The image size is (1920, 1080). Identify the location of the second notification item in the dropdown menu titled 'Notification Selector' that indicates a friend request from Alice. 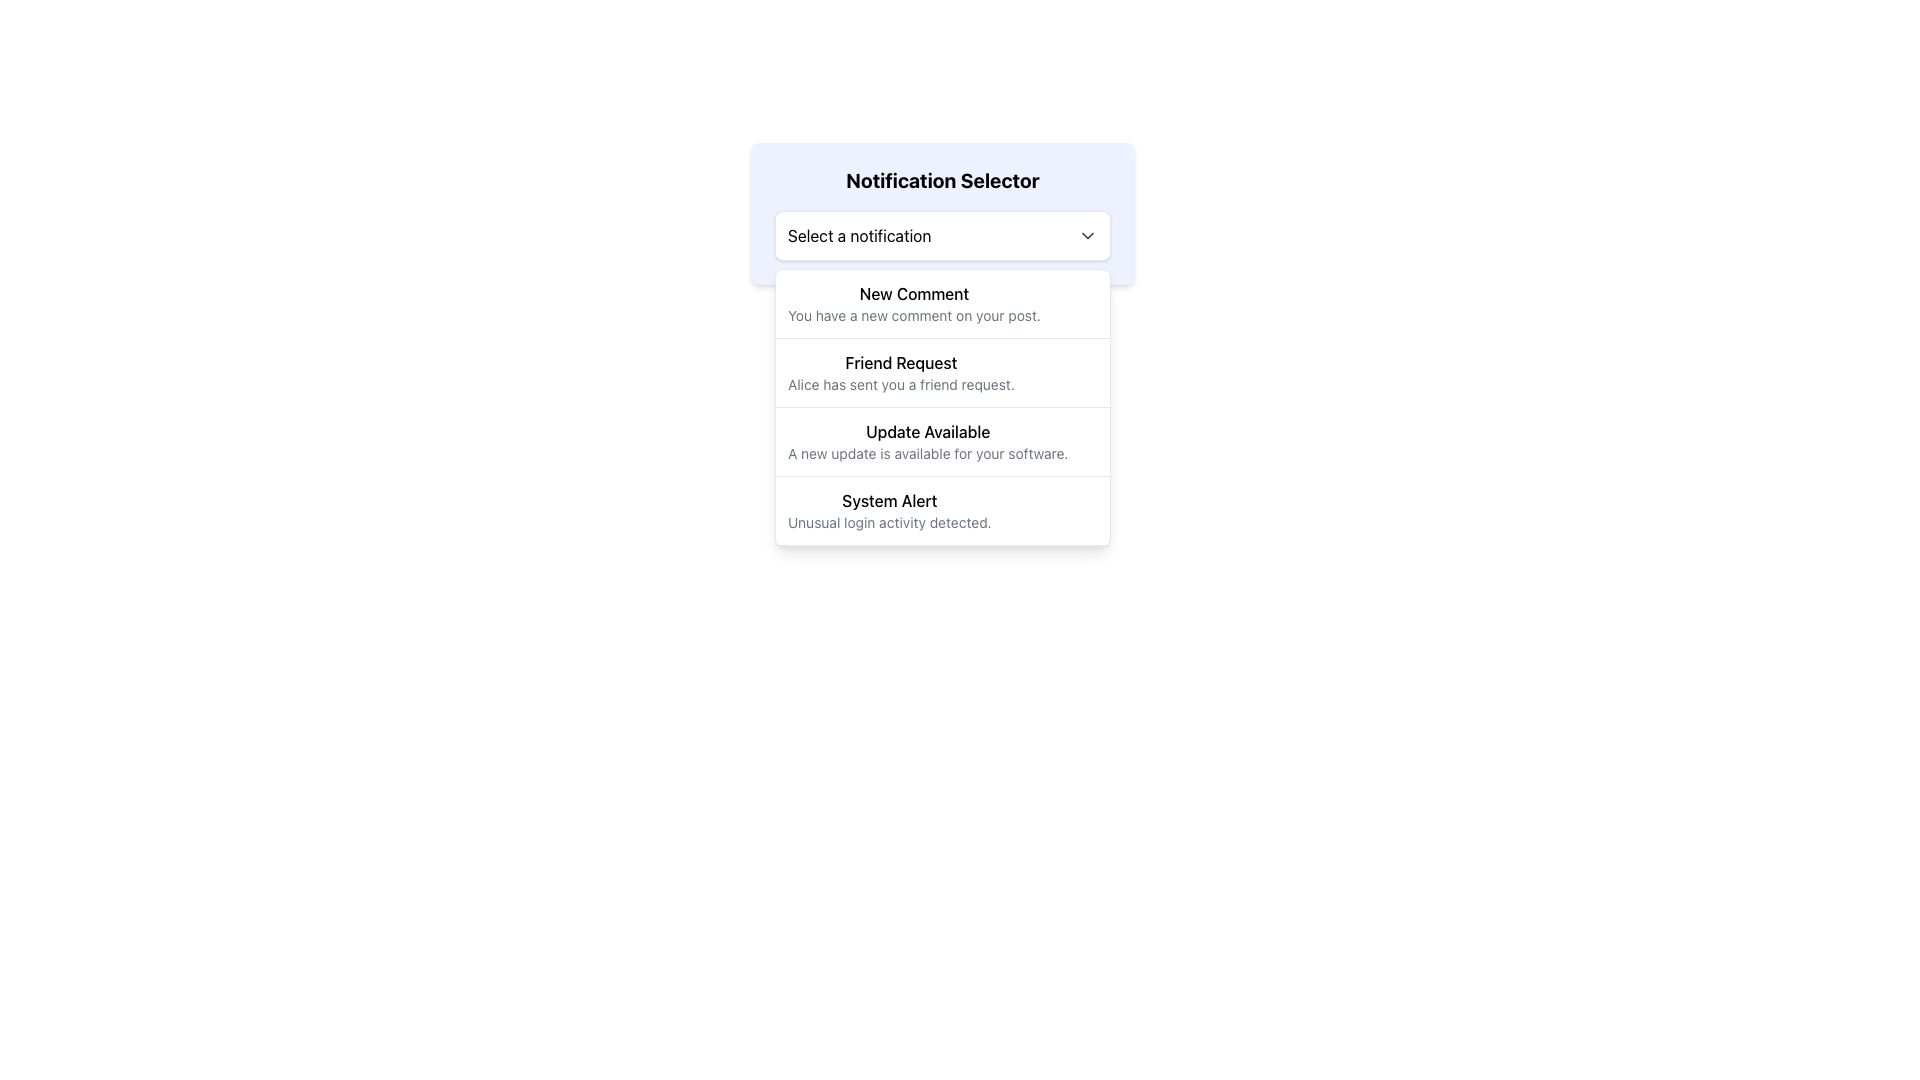
(900, 373).